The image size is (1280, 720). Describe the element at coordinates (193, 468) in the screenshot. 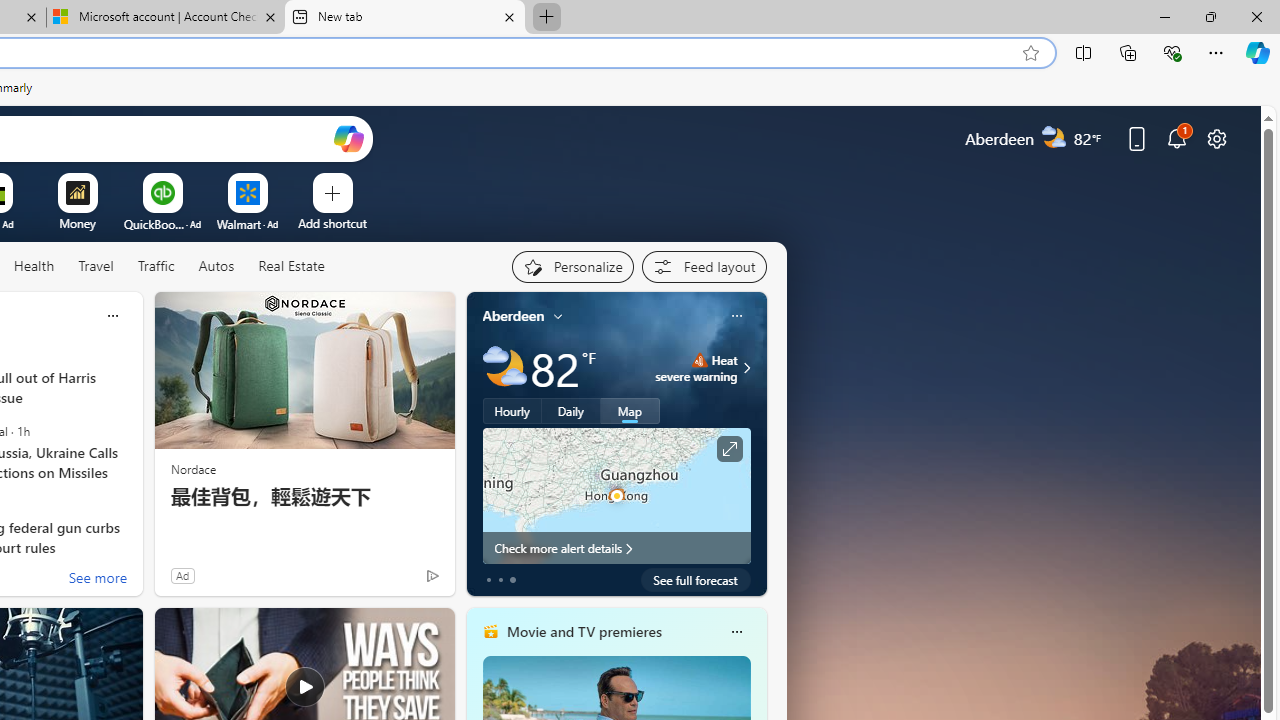

I see `'Nordace'` at that location.